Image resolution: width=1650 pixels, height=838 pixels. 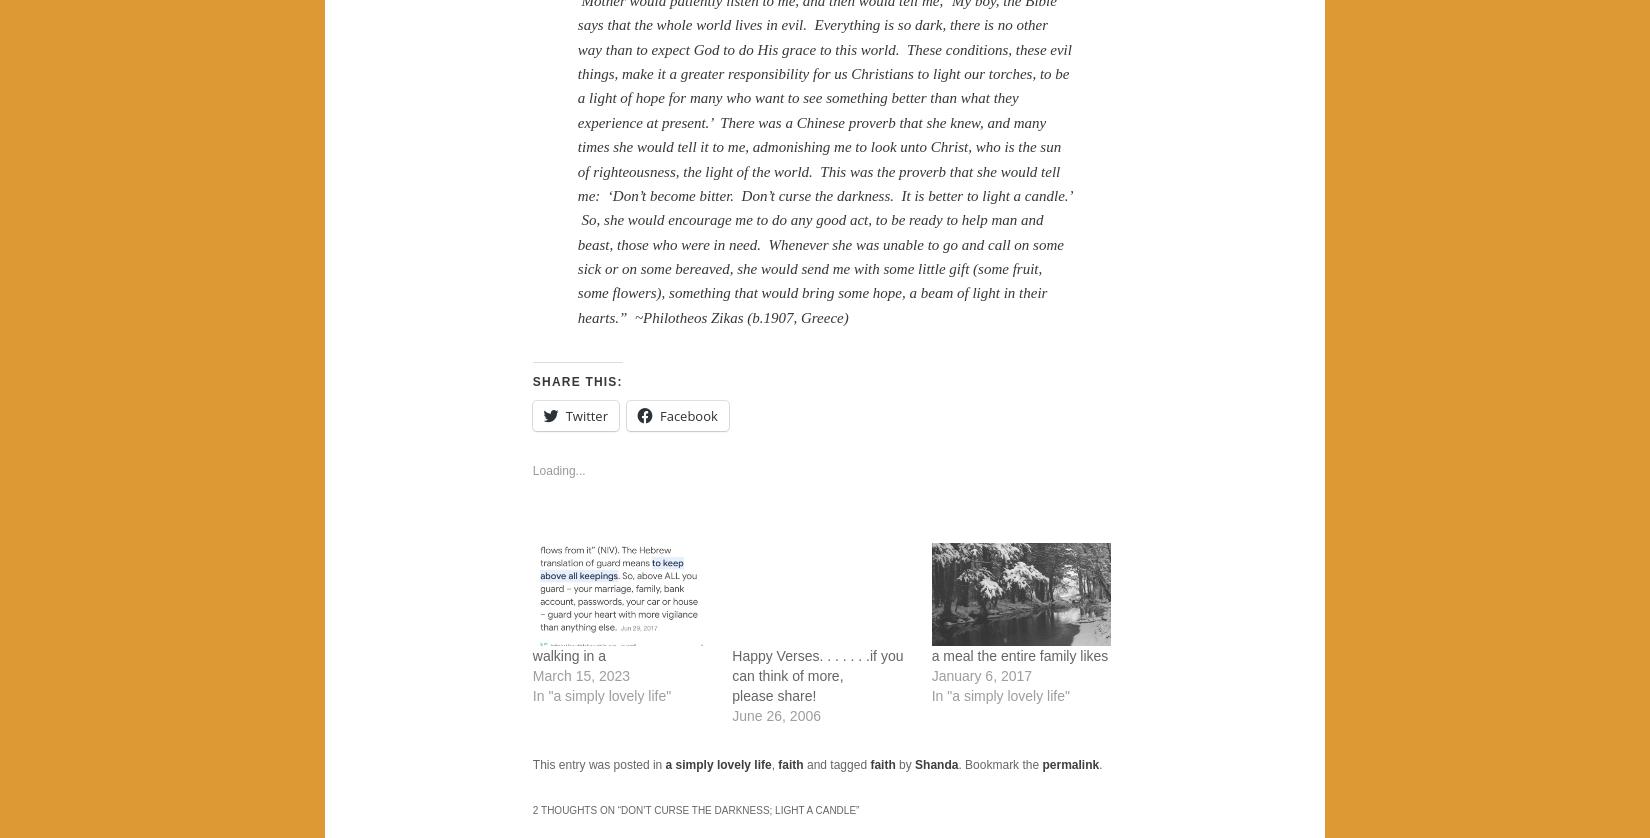 What do you see at coordinates (905, 763) in the screenshot?
I see `'by'` at bounding box center [905, 763].